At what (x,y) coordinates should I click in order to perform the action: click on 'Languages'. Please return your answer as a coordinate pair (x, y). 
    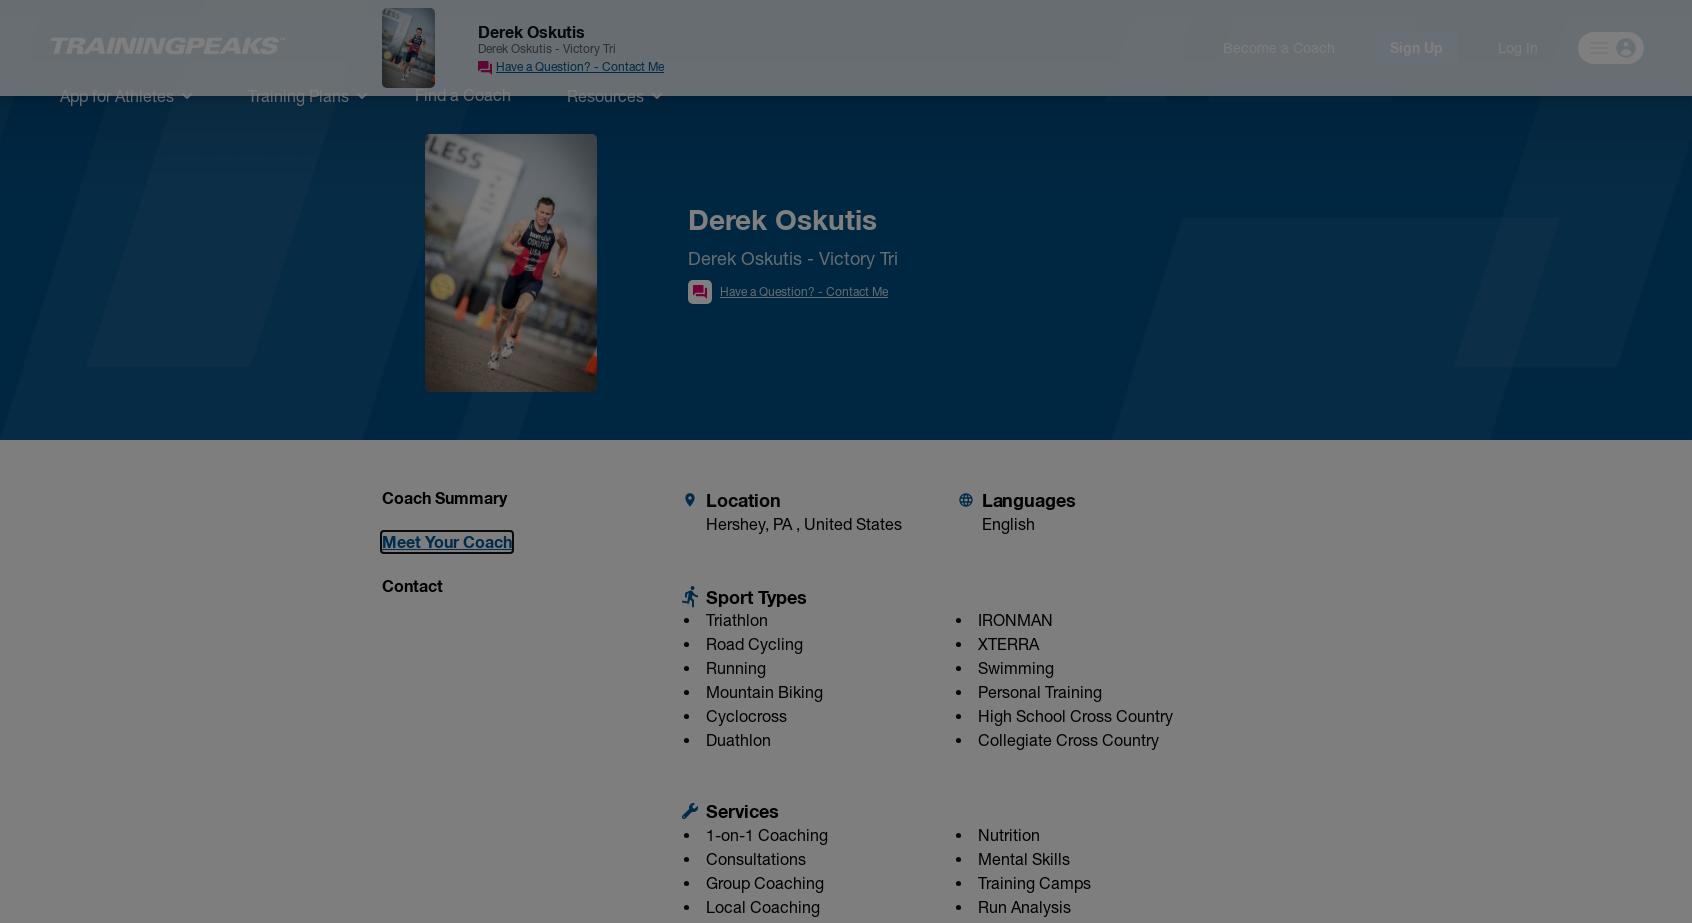
    Looking at the image, I should click on (1027, 497).